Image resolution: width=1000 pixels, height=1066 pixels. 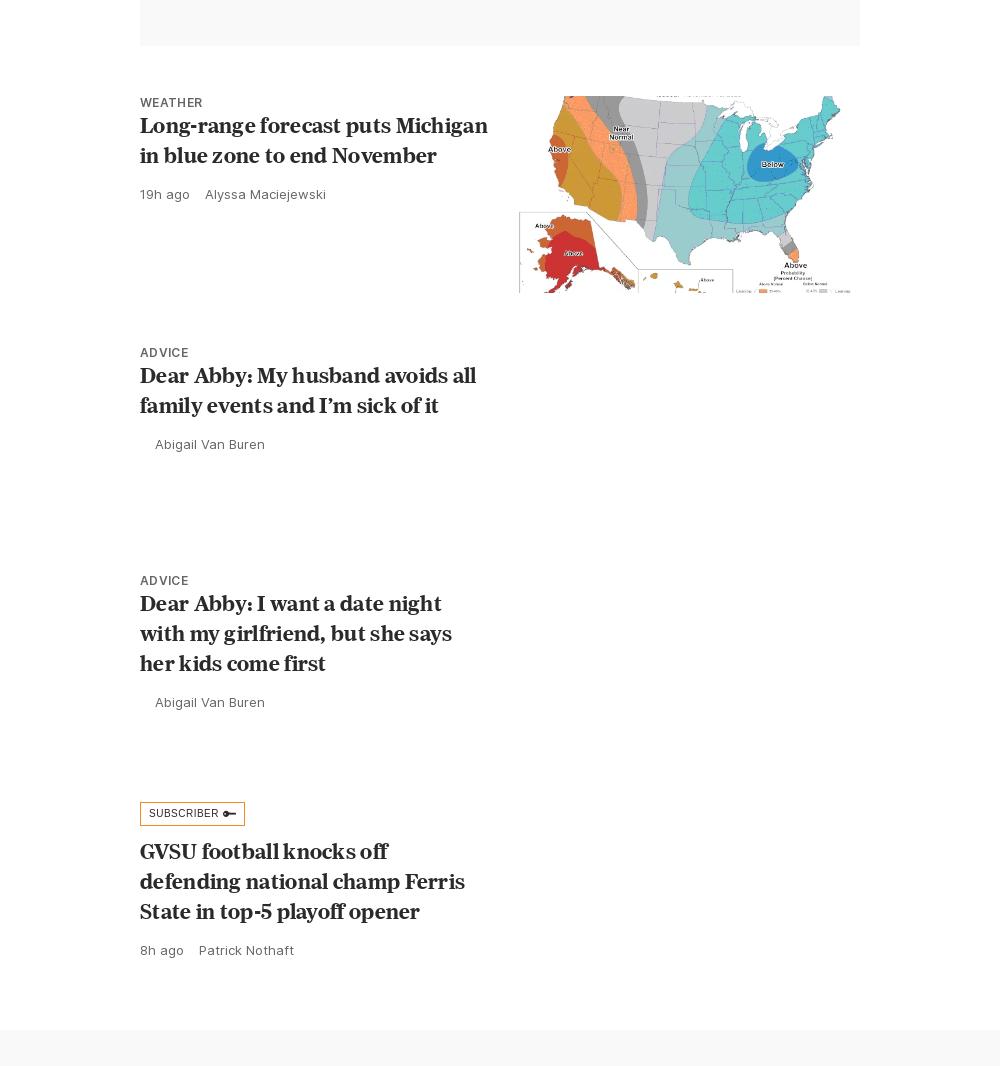 I want to click on 'Dear Abby: I want a date night with my girlfriend, but she says her kids come first', so click(x=296, y=631).